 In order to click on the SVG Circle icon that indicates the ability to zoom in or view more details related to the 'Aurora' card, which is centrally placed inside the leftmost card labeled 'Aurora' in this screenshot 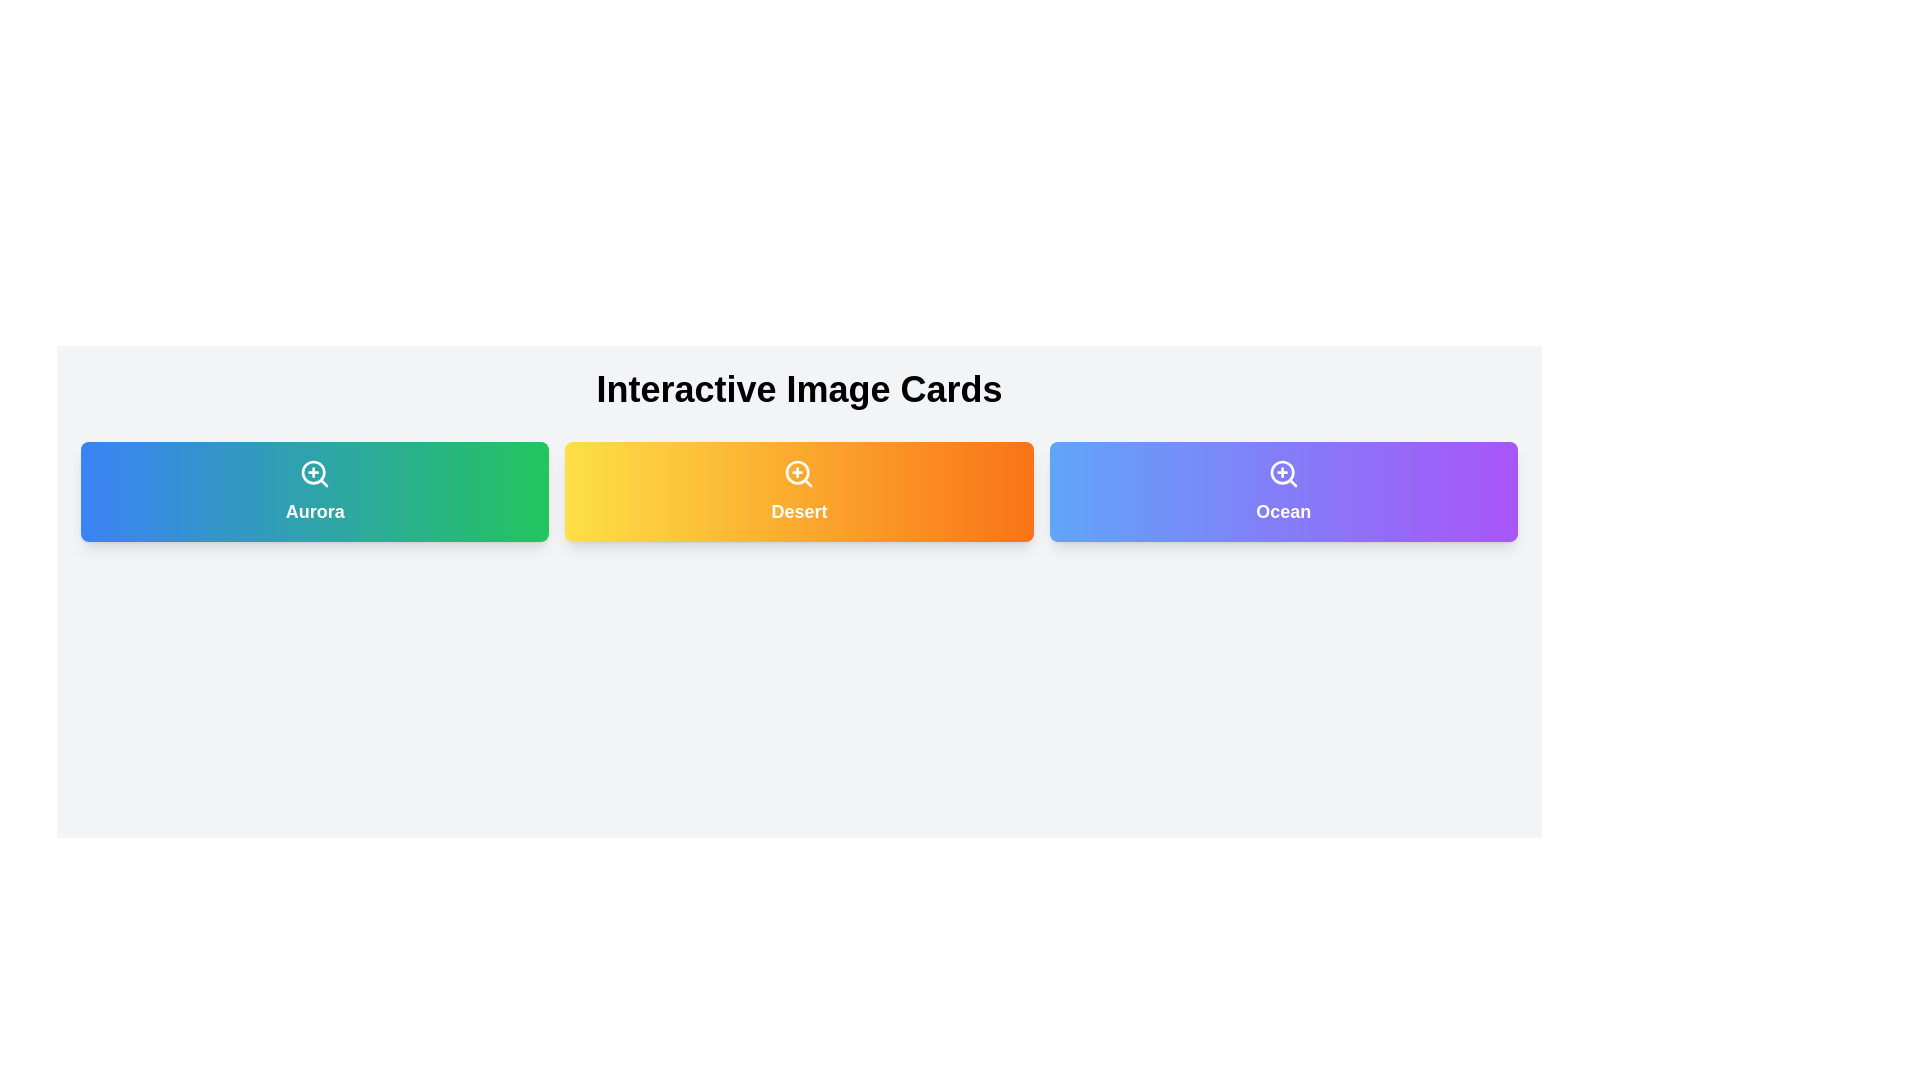, I will do `click(312, 472)`.